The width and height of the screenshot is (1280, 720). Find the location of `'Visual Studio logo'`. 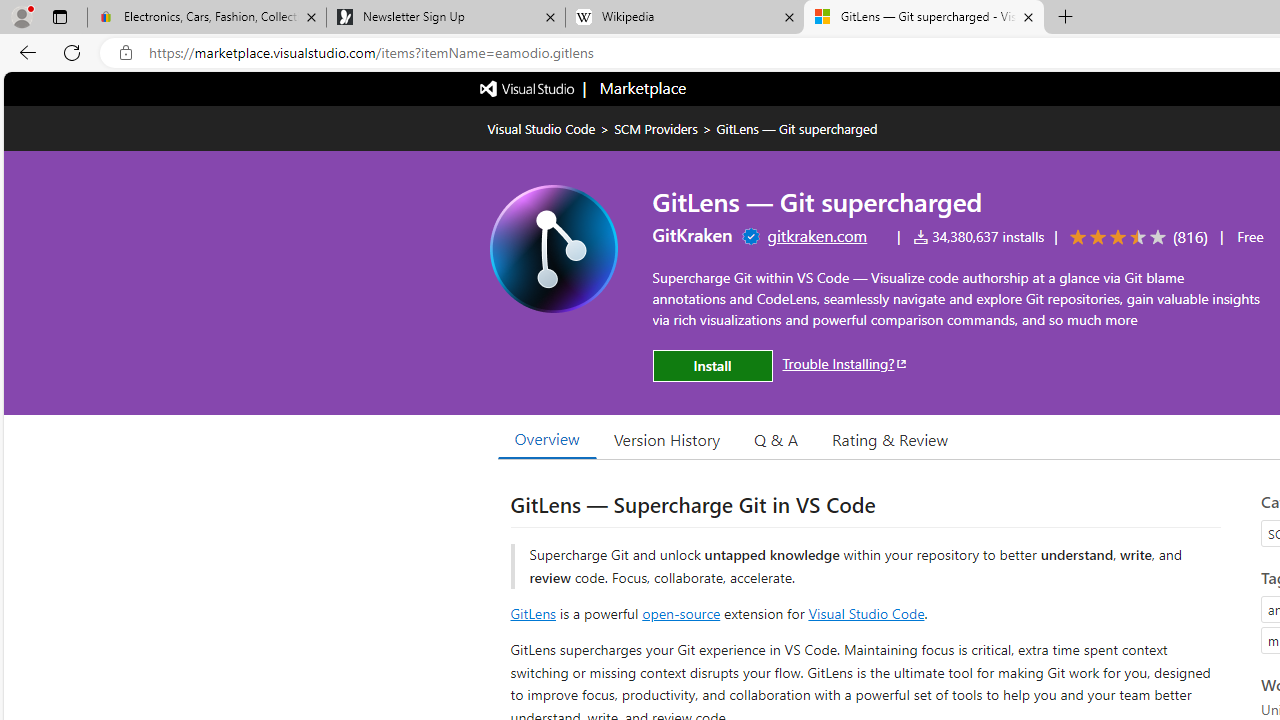

'Visual Studio logo' is located at coordinates (528, 86).